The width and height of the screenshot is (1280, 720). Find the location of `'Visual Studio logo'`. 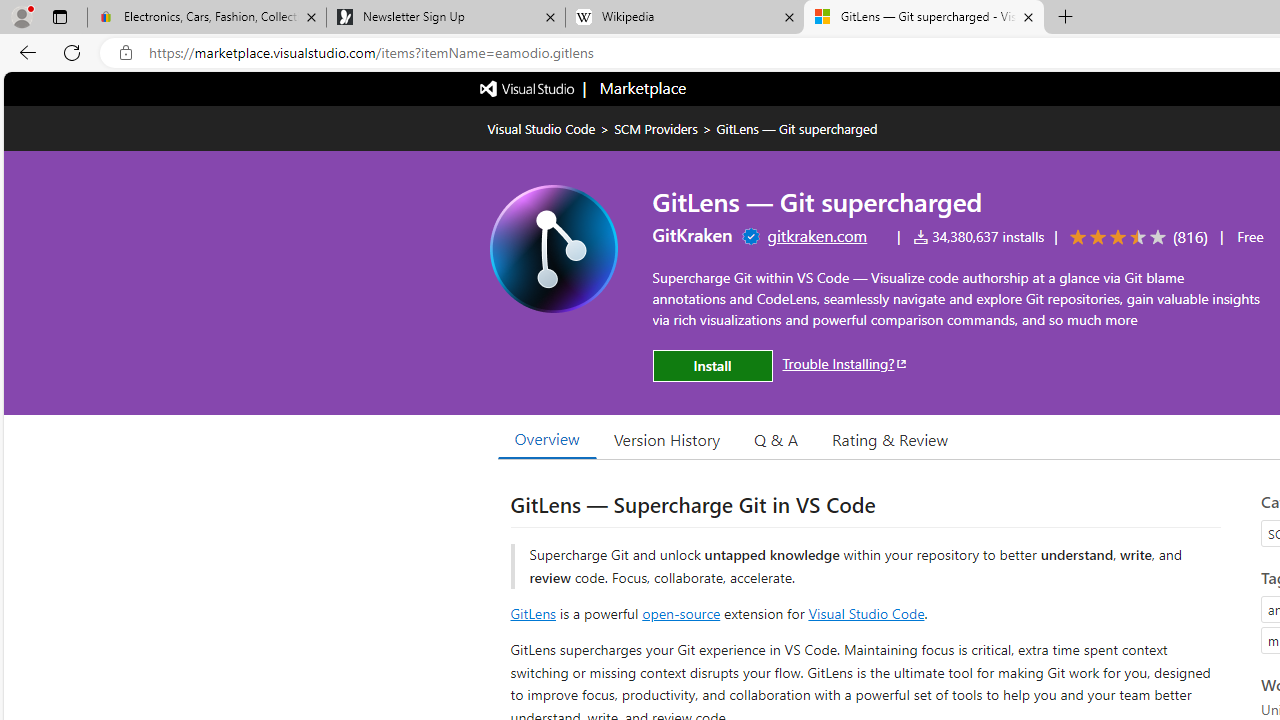

'Visual Studio logo' is located at coordinates (528, 86).